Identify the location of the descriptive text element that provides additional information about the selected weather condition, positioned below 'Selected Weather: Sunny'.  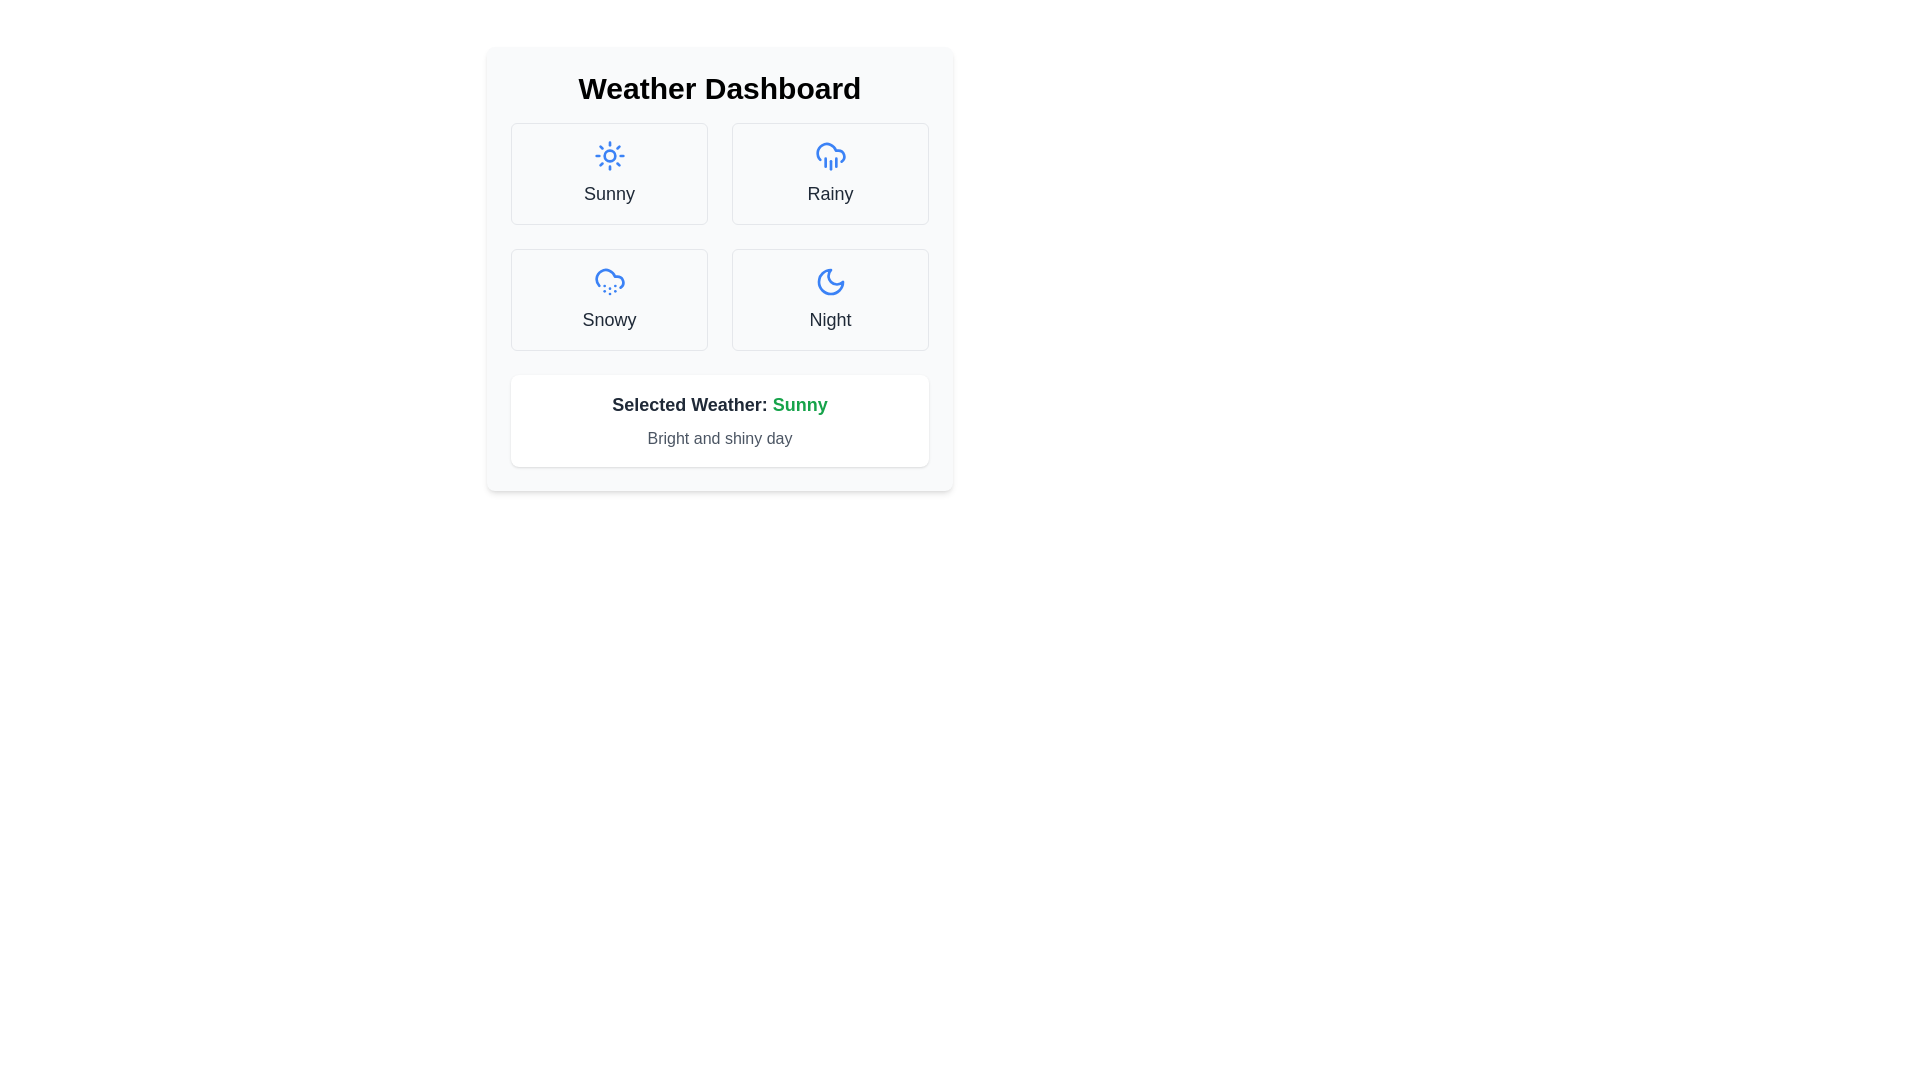
(720, 438).